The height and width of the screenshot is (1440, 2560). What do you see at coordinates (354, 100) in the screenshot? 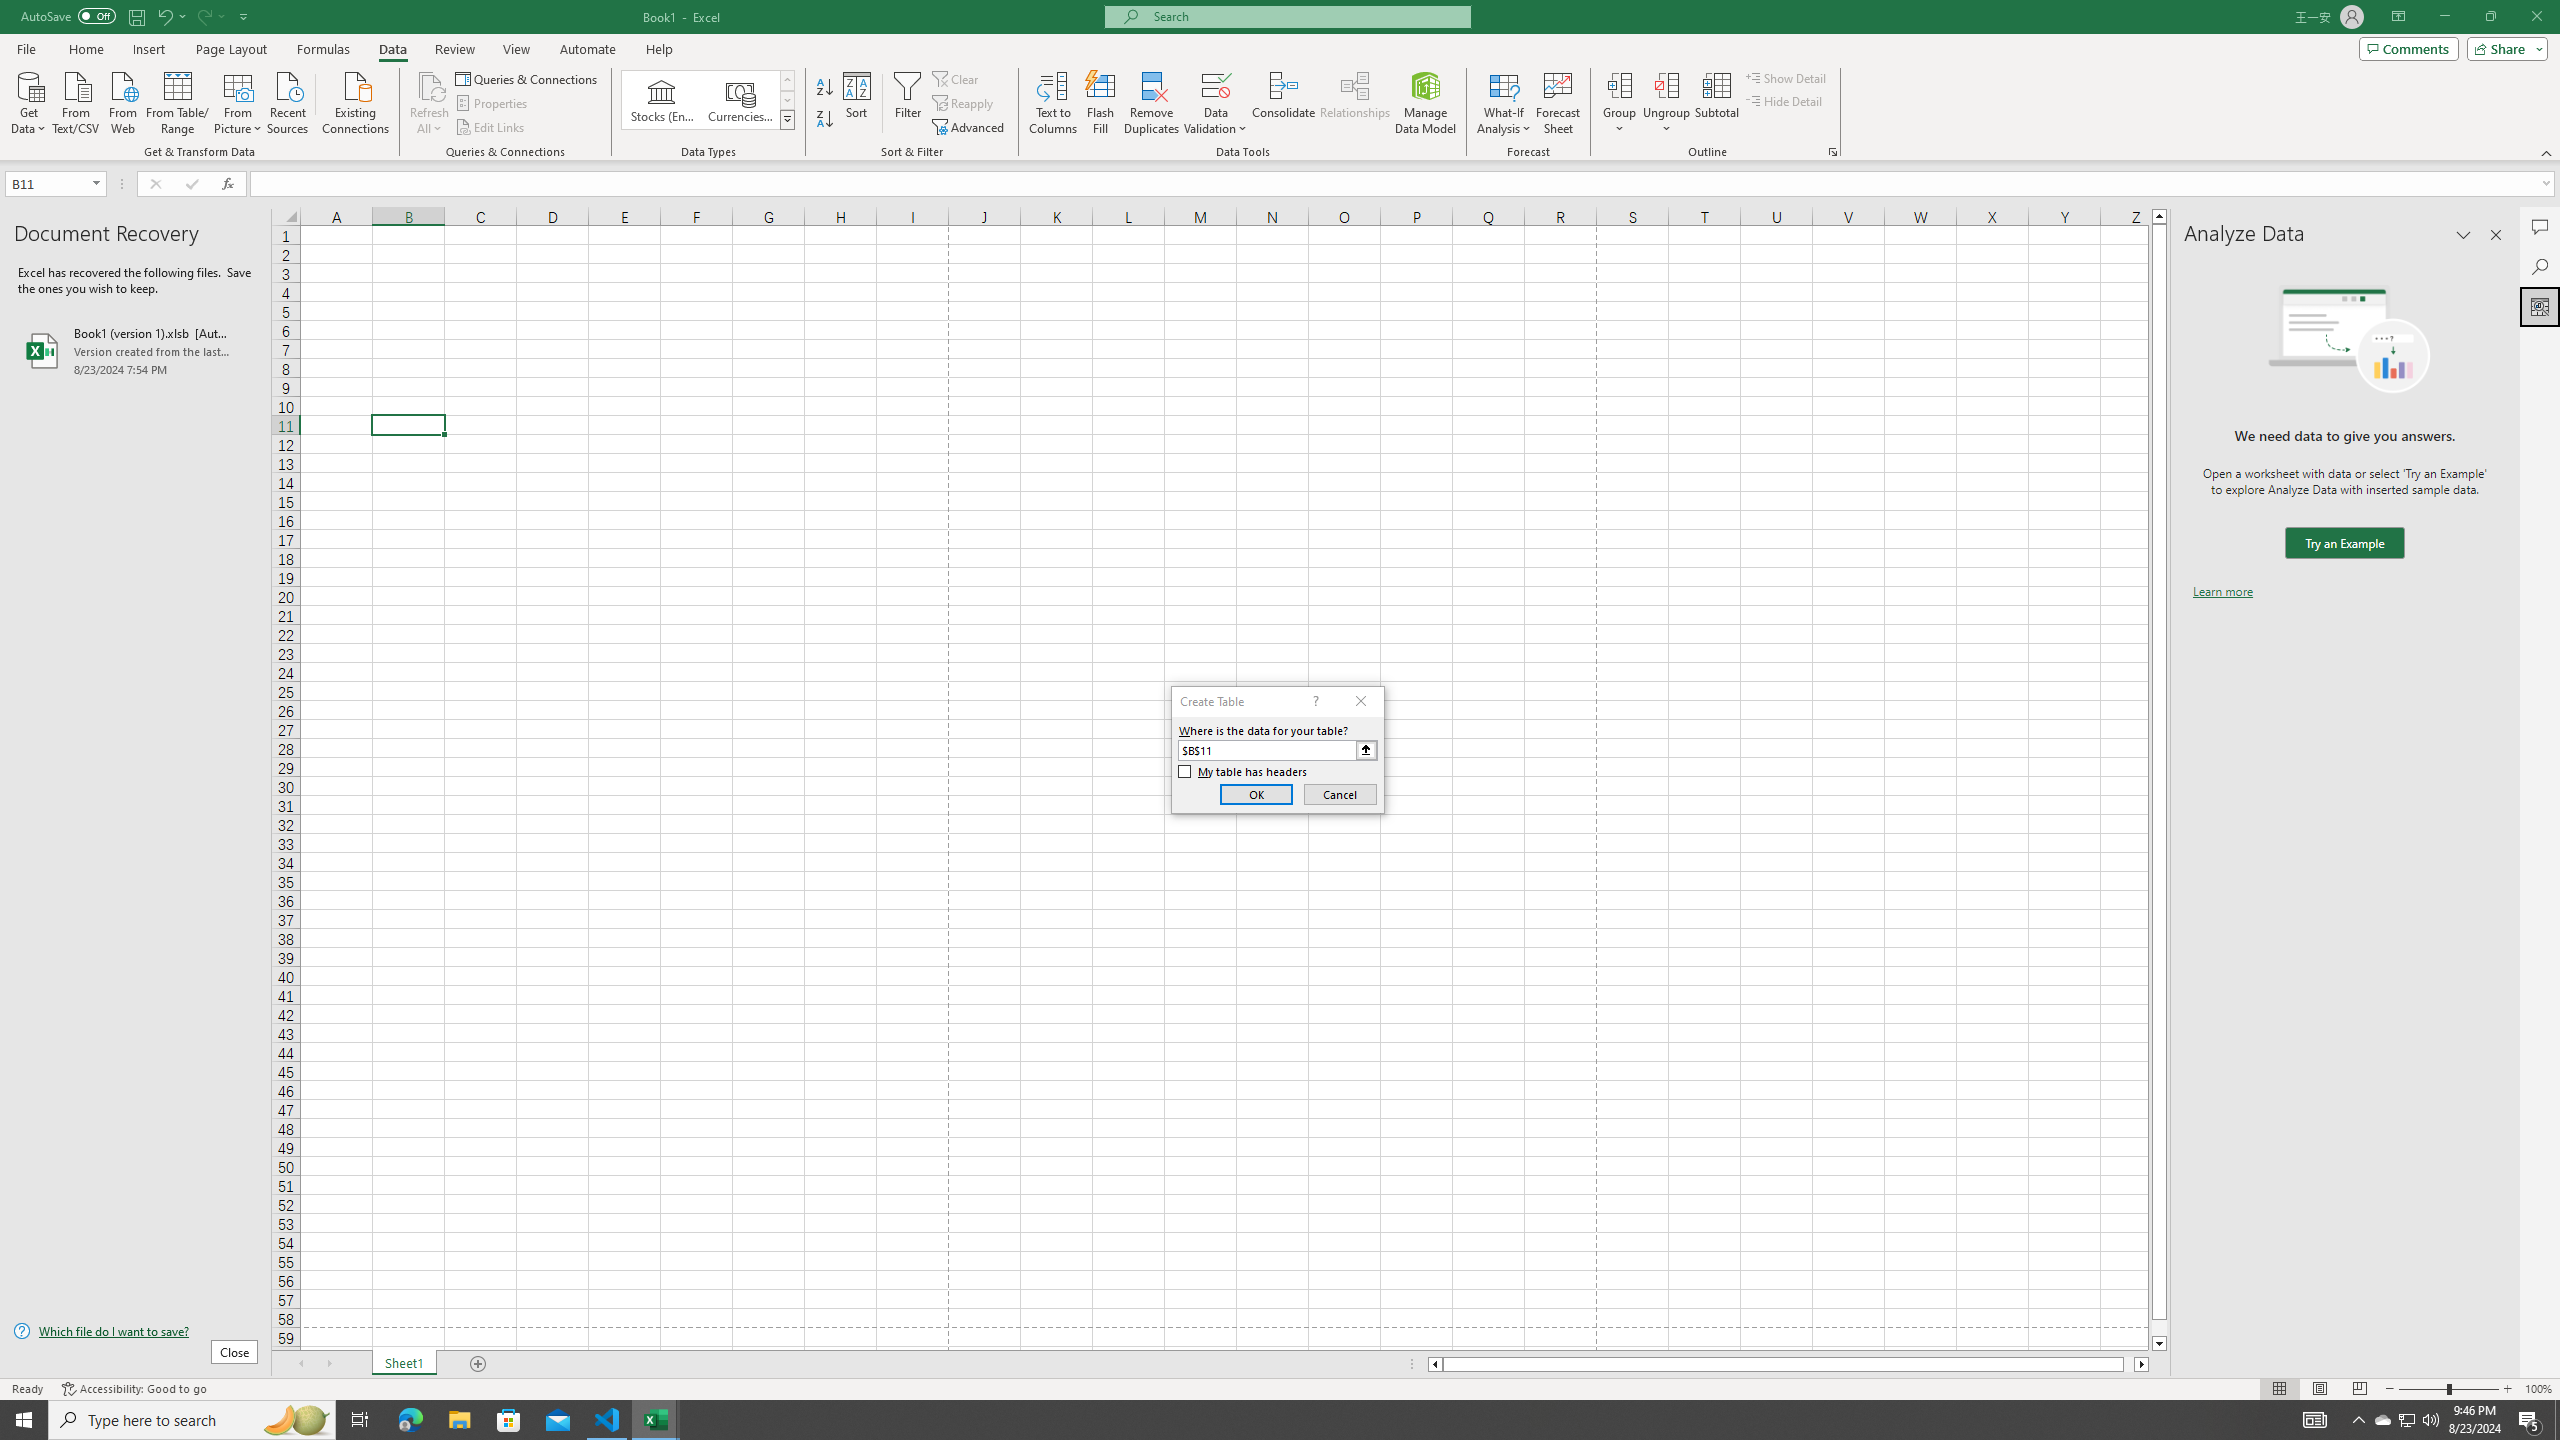
I see `'Existing Connections'` at bounding box center [354, 100].